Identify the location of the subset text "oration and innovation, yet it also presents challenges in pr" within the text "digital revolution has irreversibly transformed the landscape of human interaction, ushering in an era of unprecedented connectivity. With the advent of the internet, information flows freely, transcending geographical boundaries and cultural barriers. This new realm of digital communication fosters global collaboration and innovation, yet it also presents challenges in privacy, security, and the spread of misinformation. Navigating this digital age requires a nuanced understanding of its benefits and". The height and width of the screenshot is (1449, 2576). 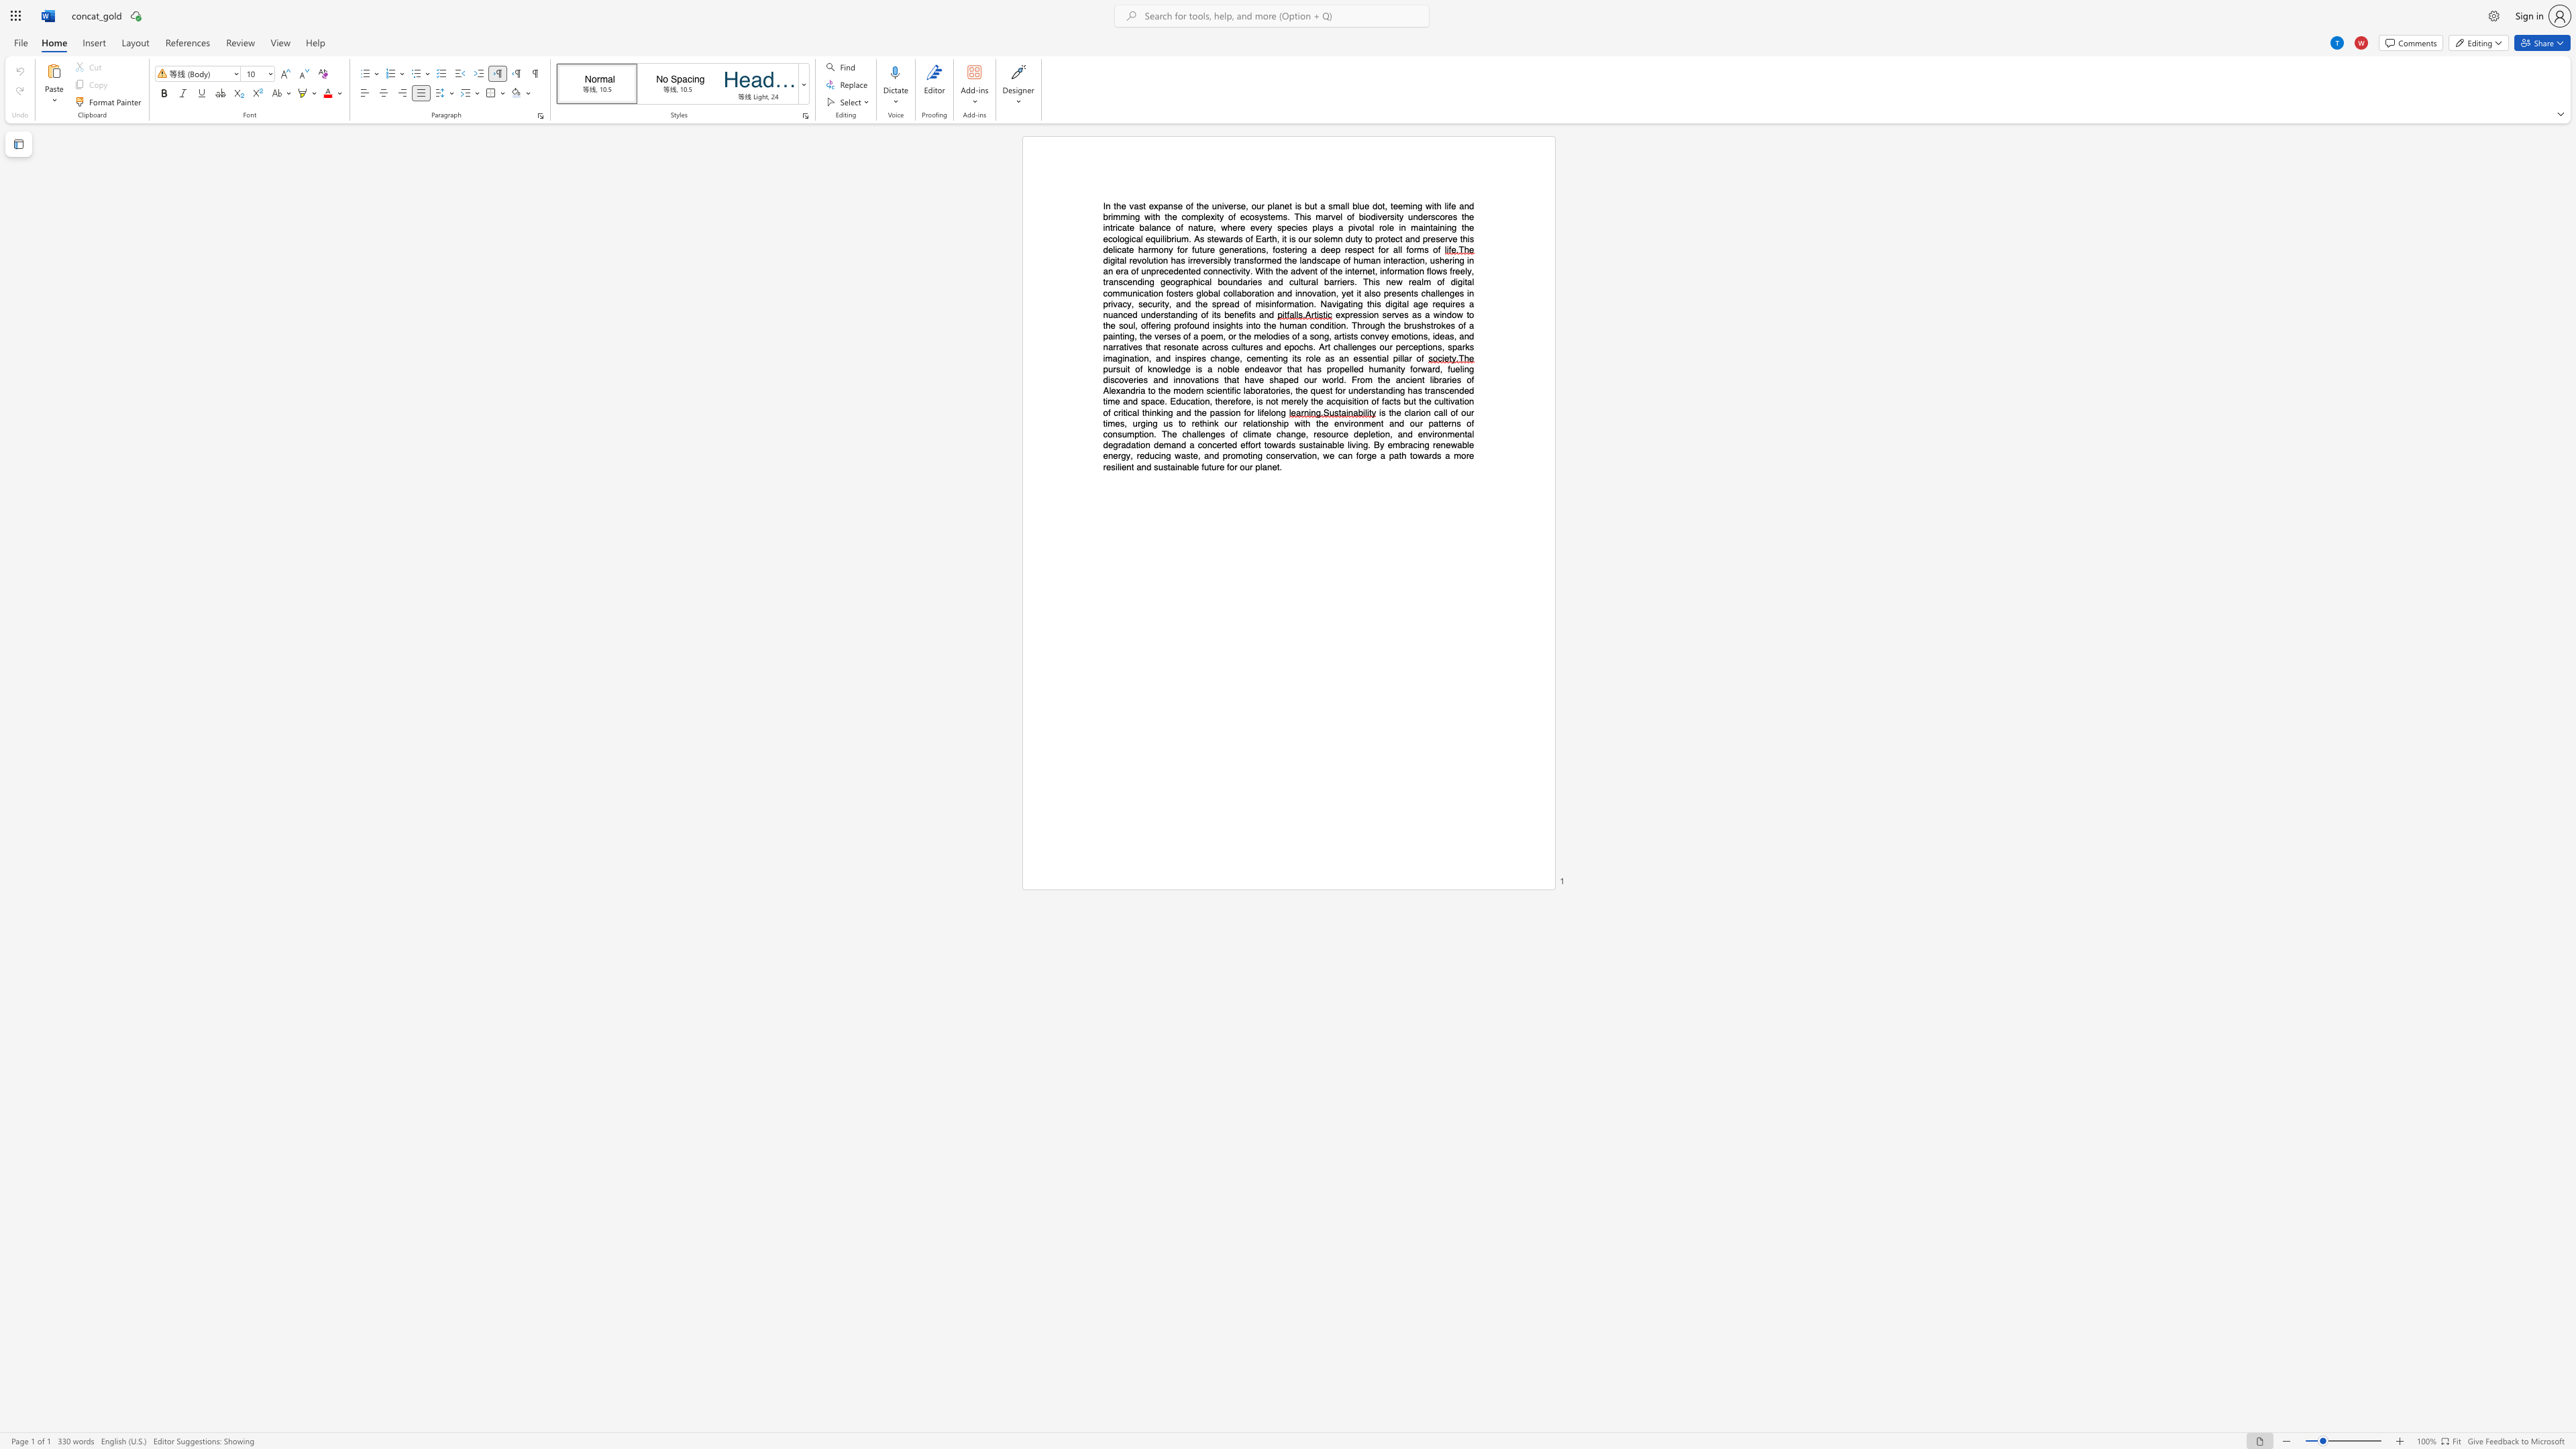
(1245, 291).